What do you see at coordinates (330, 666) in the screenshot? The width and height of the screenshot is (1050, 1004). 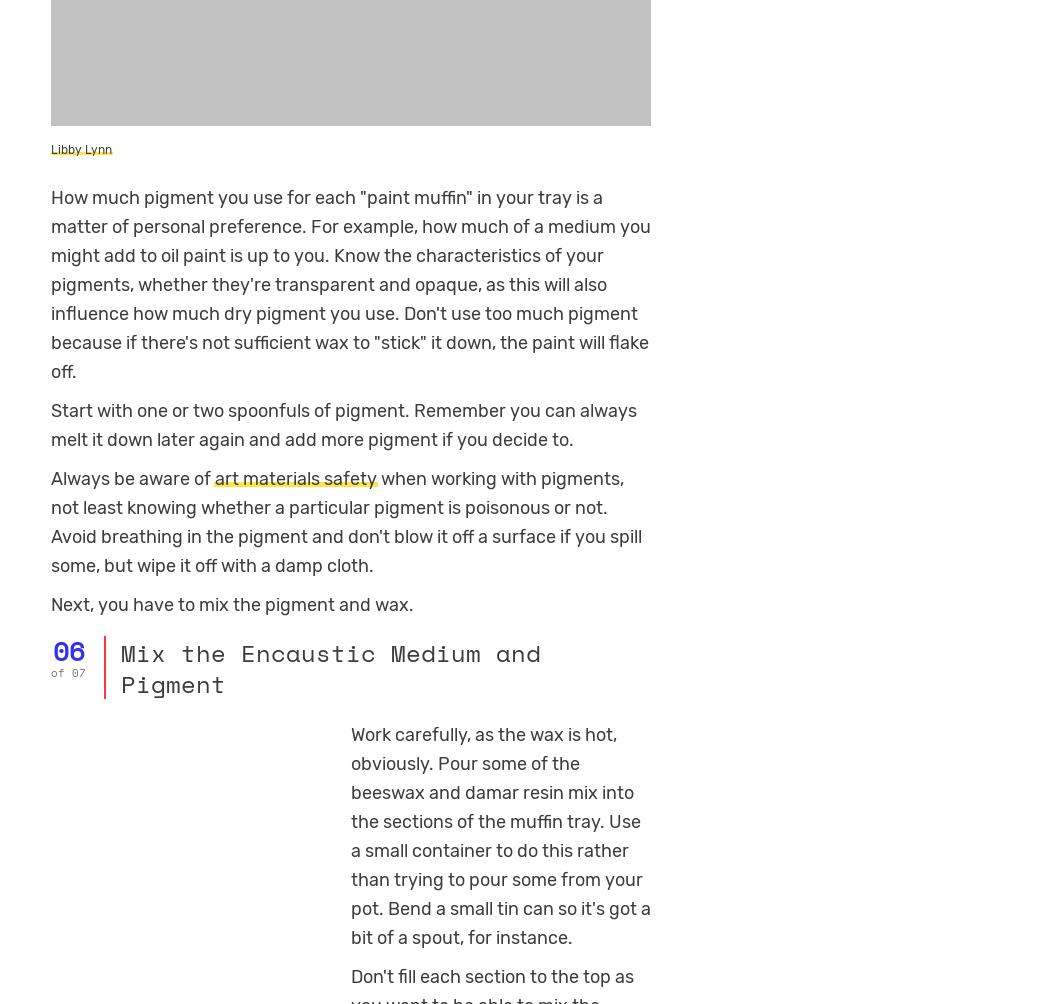 I see `'Mix the Encaustic Medium and Pigment'` at bounding box center [330, 666].